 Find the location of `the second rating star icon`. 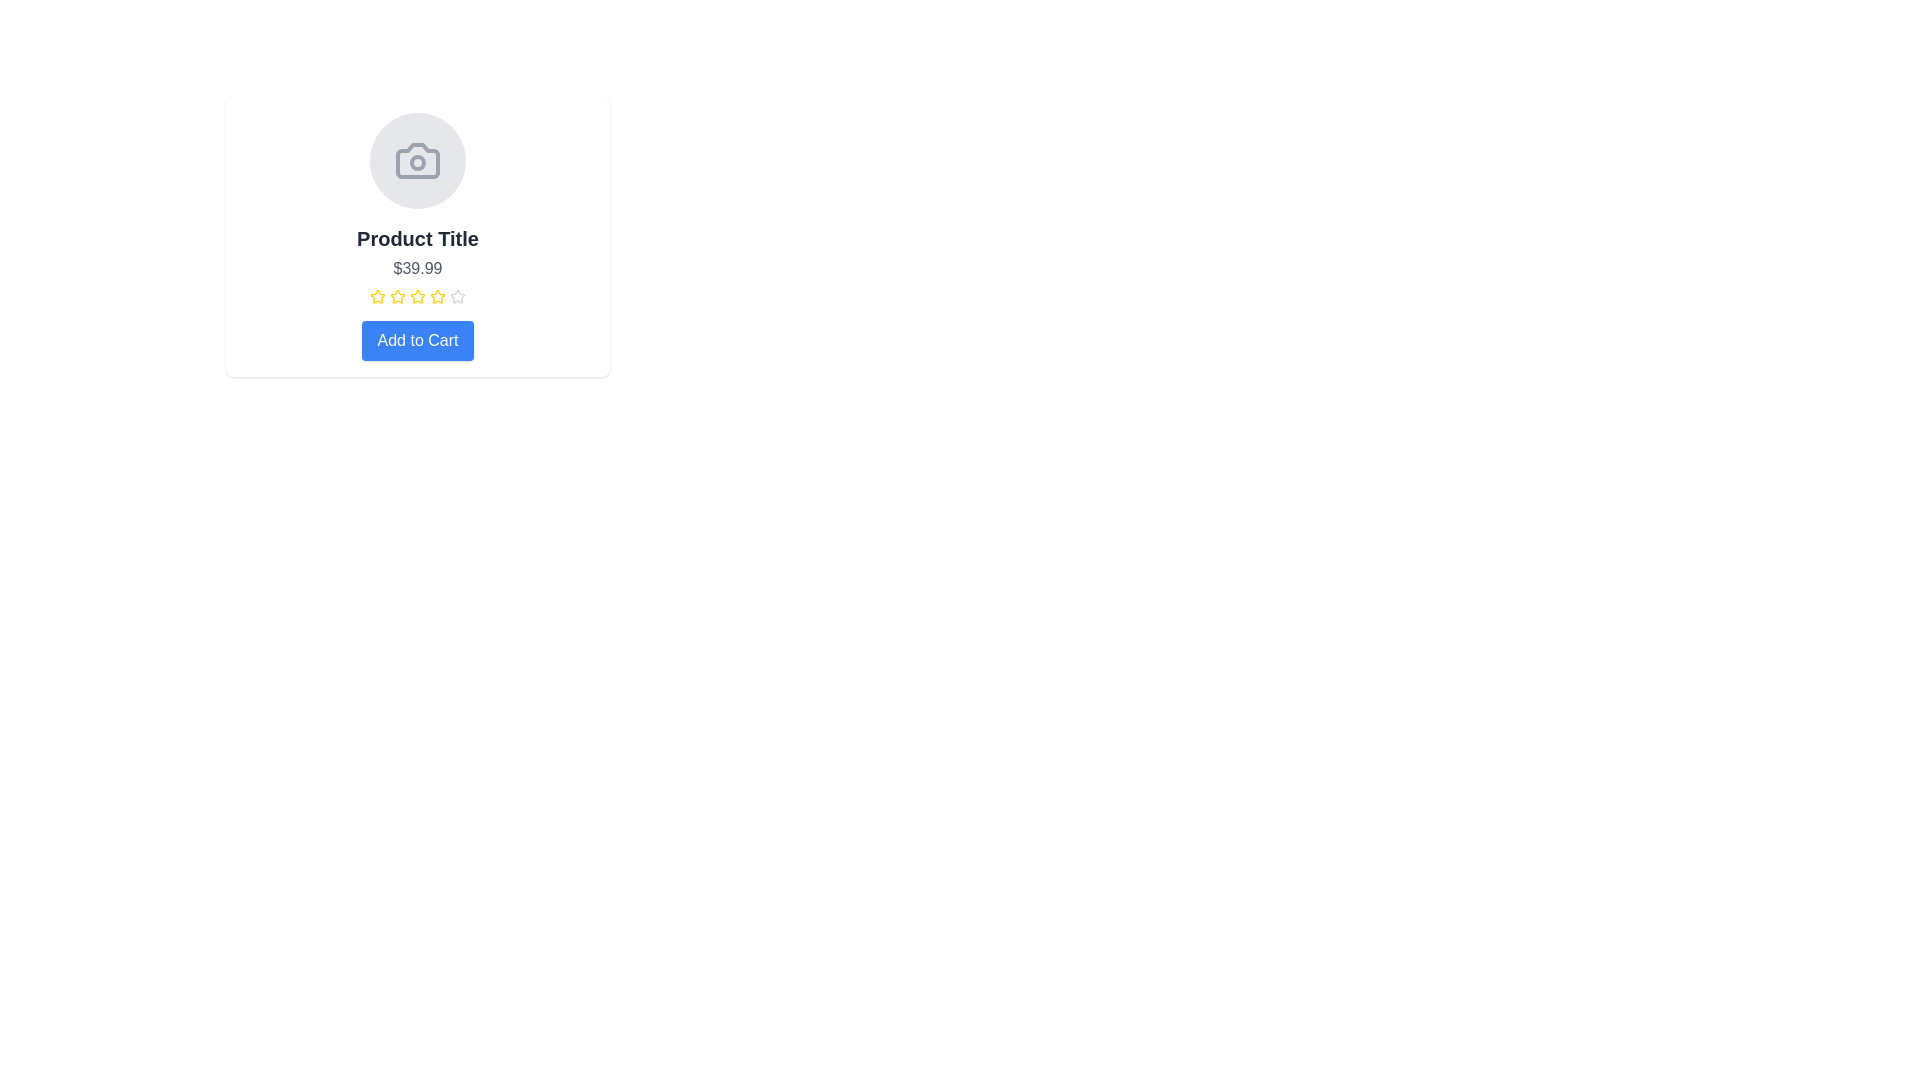

the second rating star icon is located at coordinates (398, 296).